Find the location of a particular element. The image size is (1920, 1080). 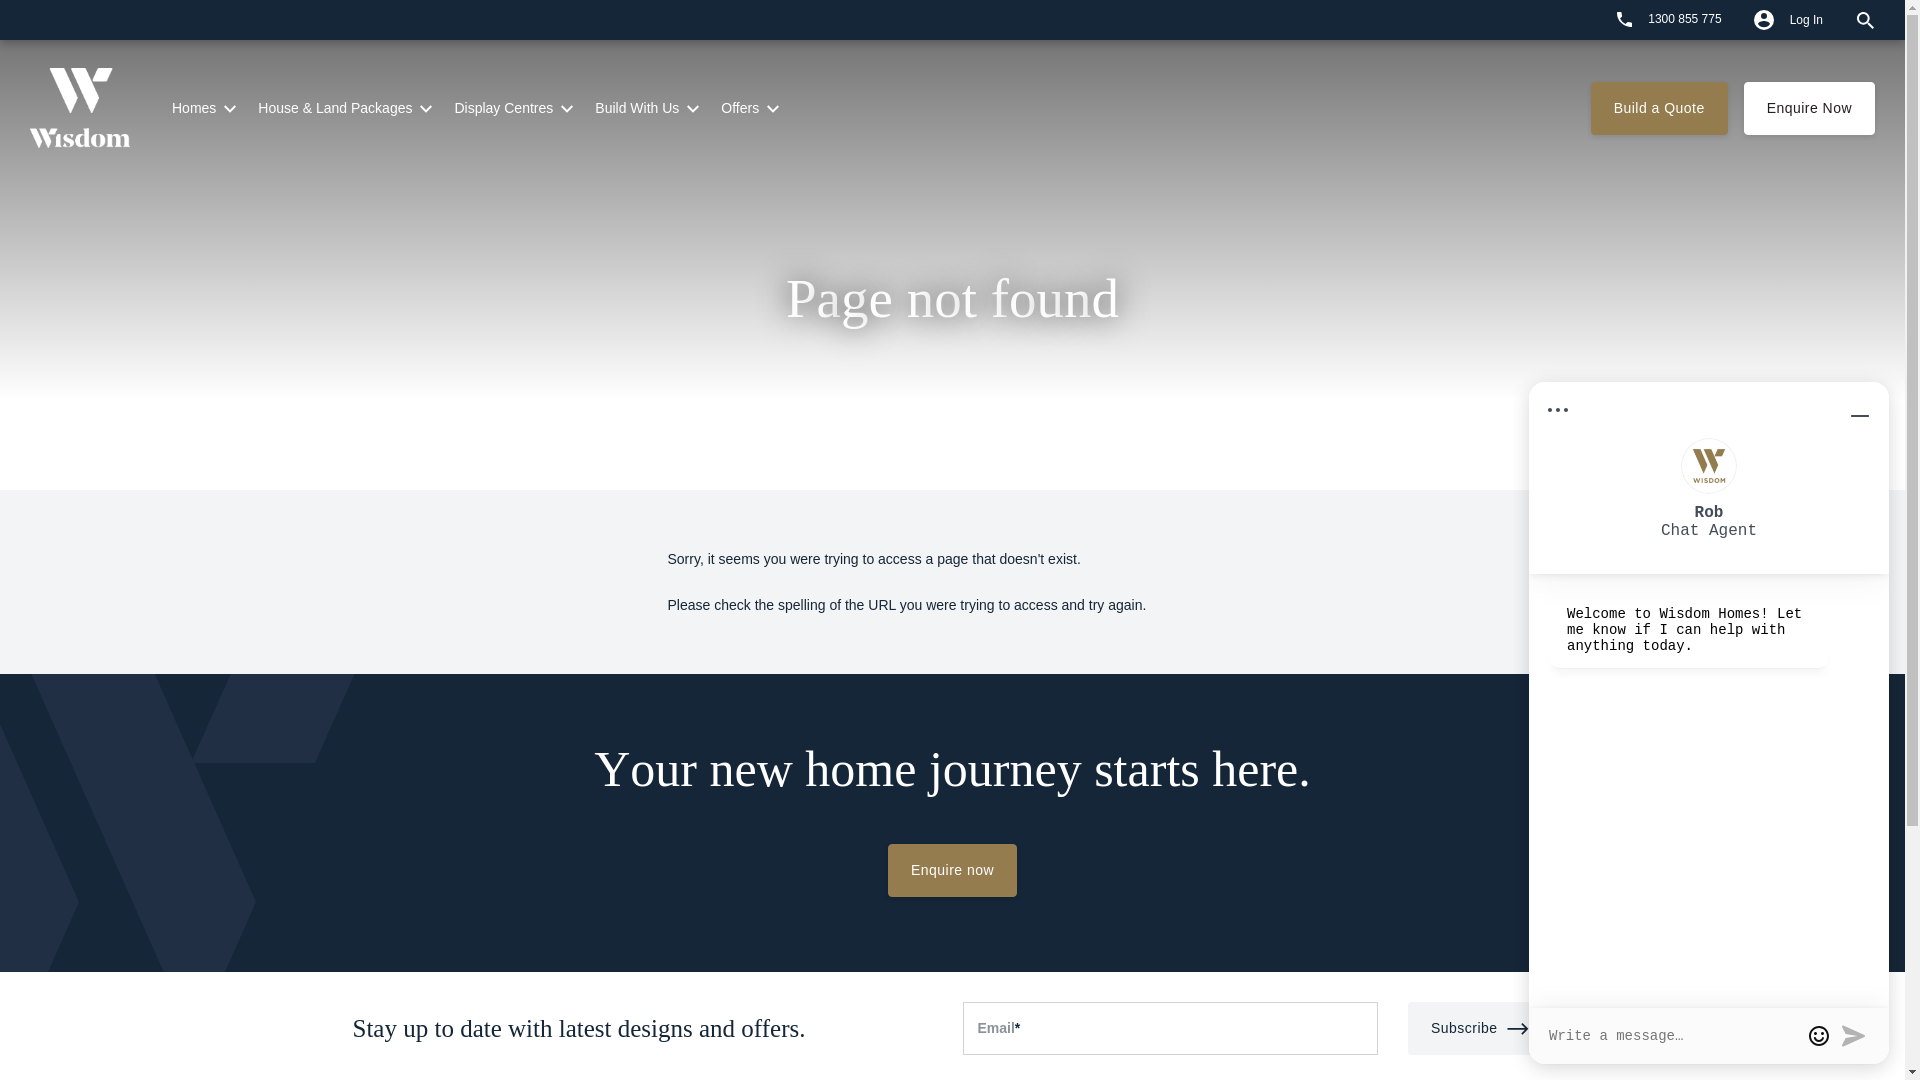

'House & Land Packages' is located at coordinates (257, 108).